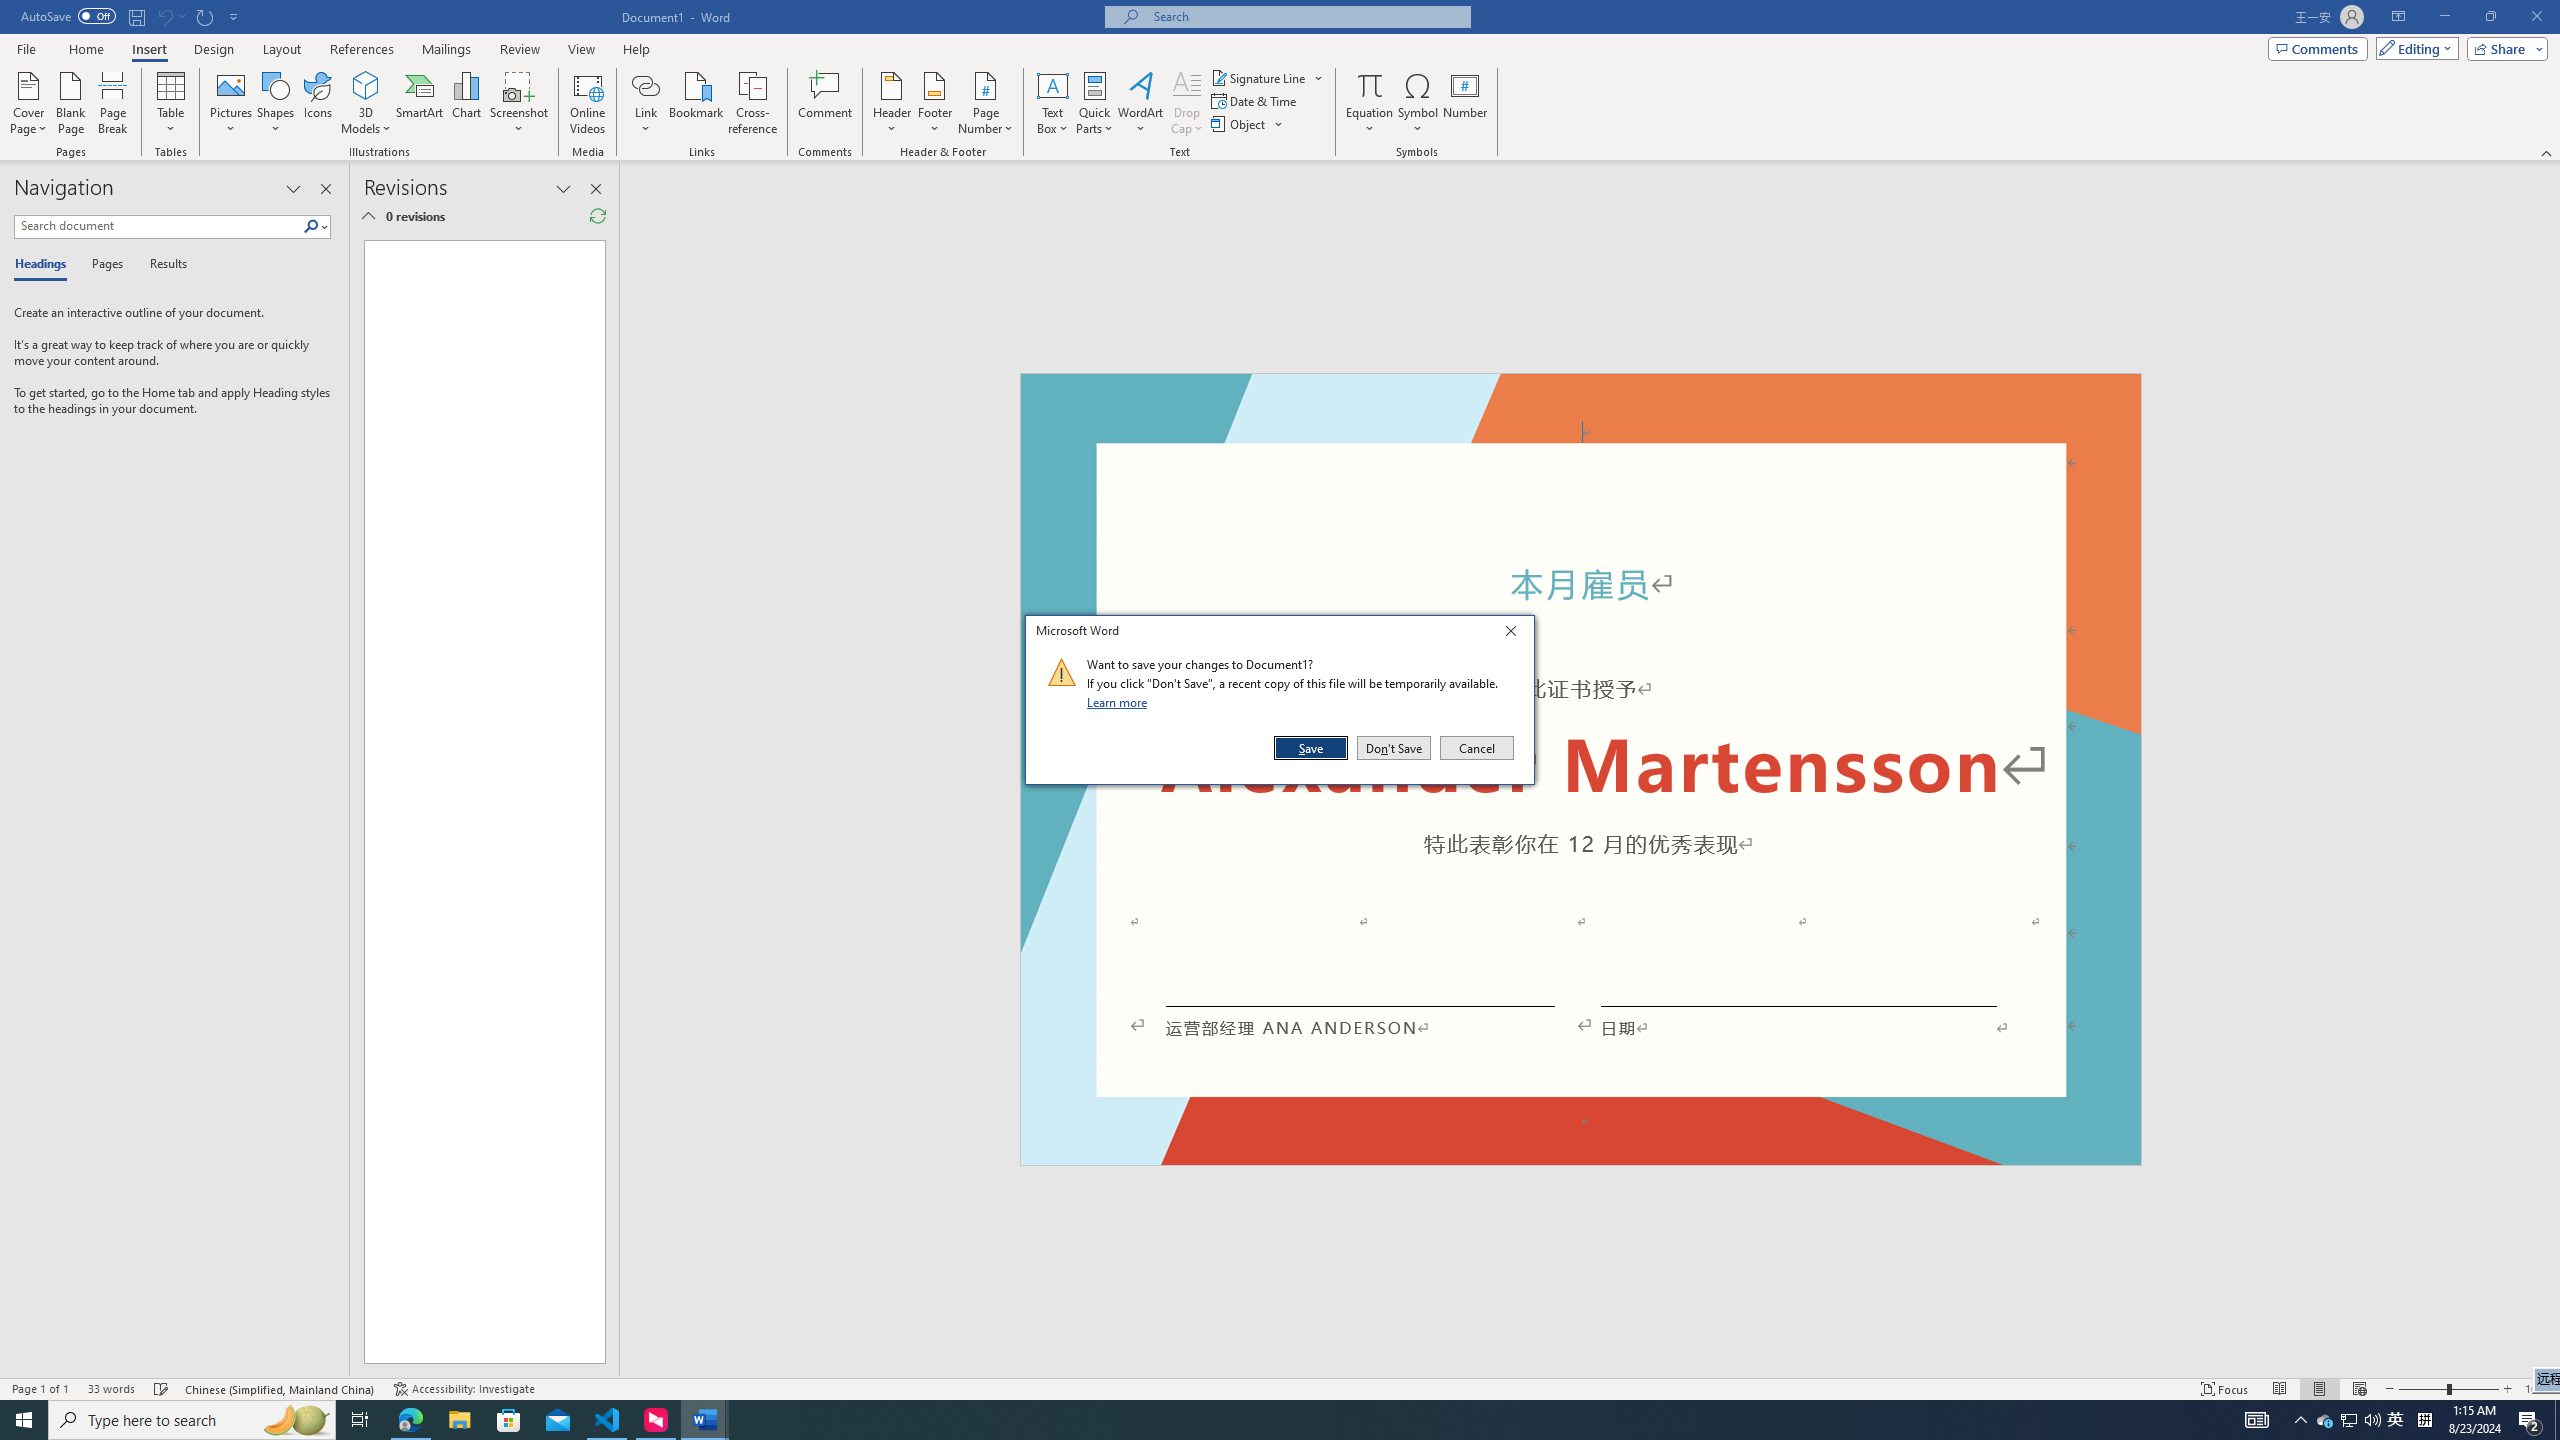  What do you see at coordinates (2424, 1418) in the screenshot?
I see `'Tray Input Indicator - Chinese (Simplified, China)'` at bounding box center [2424, 1418].